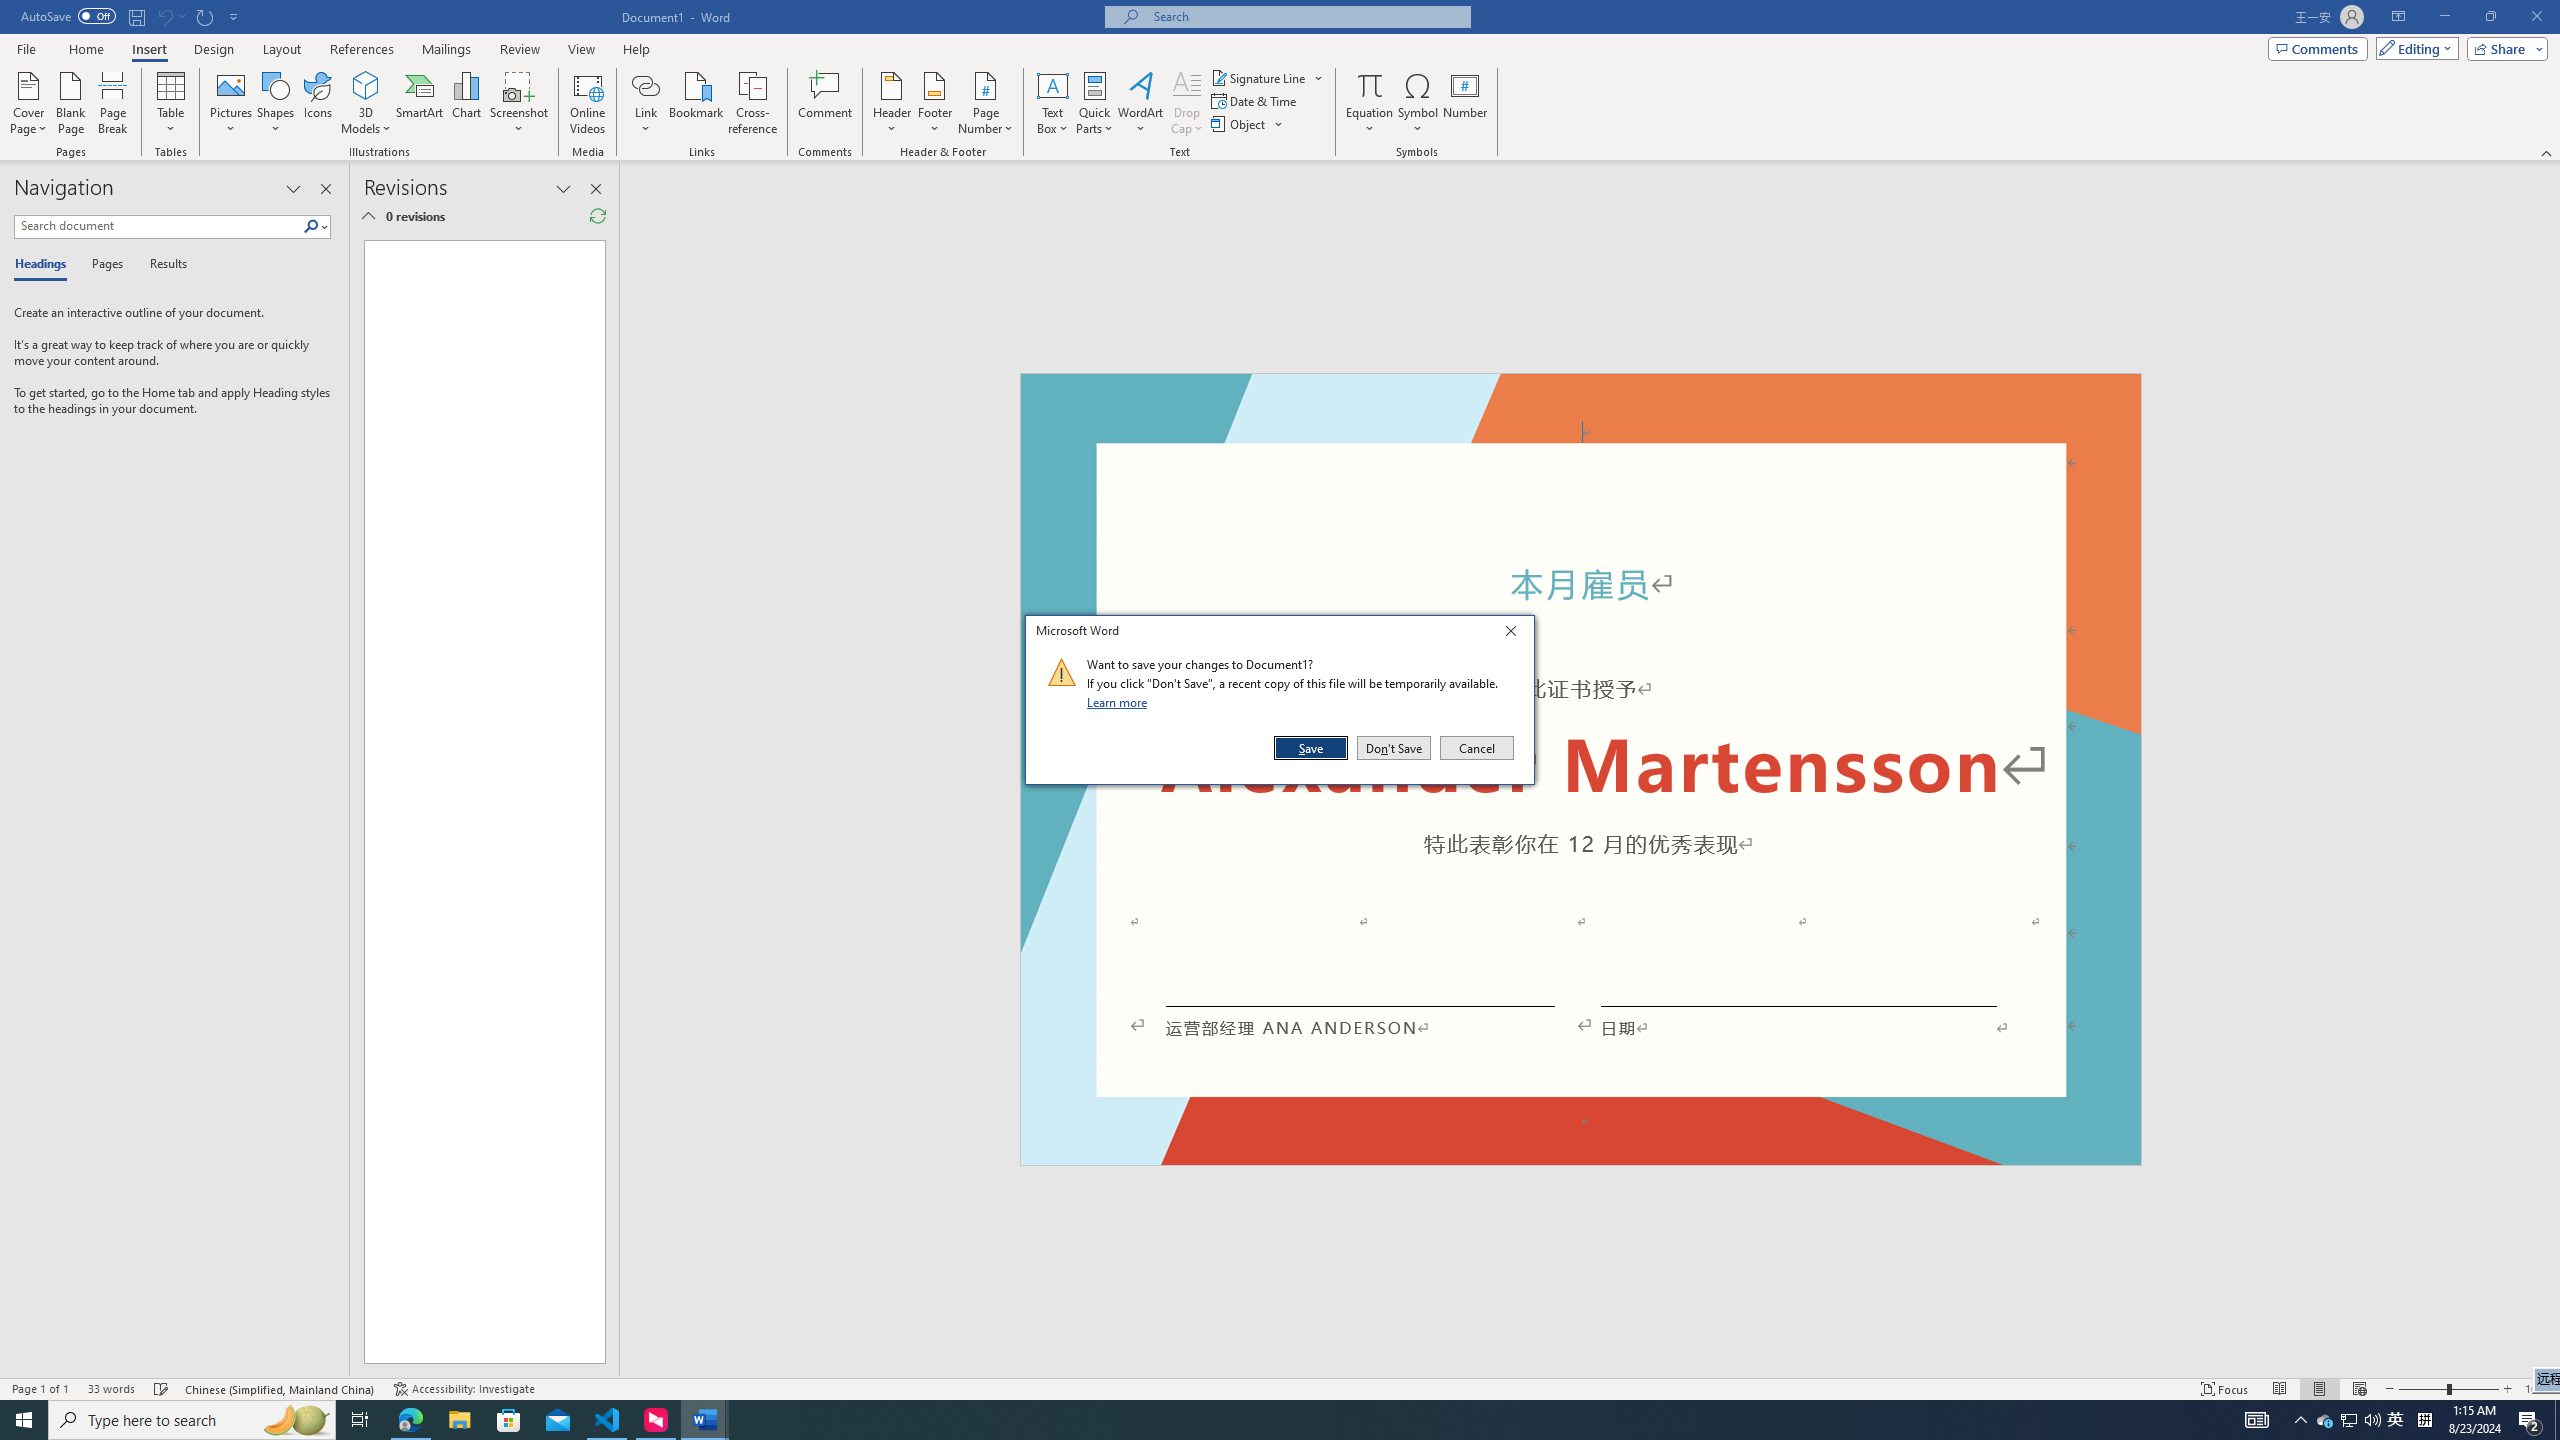  What do you see at coordinates (2424, 1418) in the screenshot?
I see `'Tray Input Indicator - Chinese (Simplified, China)'` at bounding box center [2424, 1418].